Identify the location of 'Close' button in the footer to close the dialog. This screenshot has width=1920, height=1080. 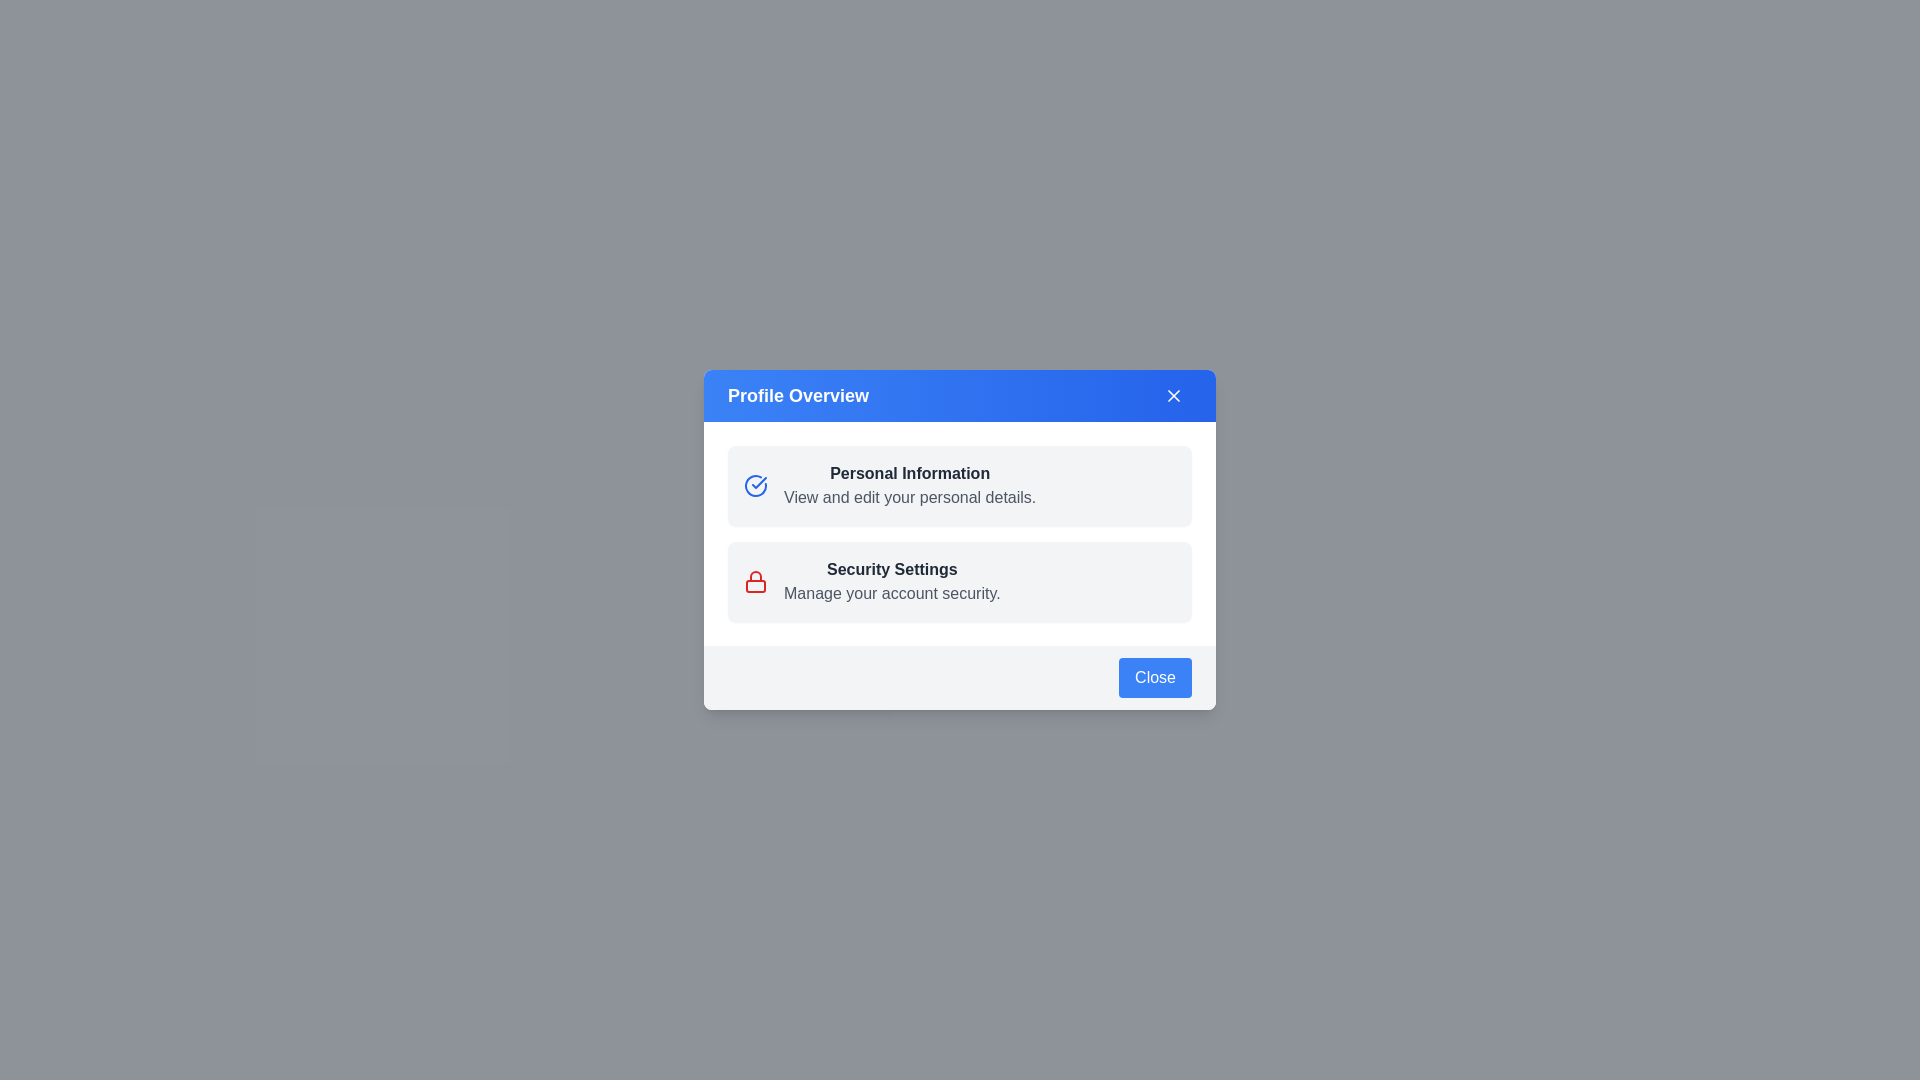
(1155, 677).